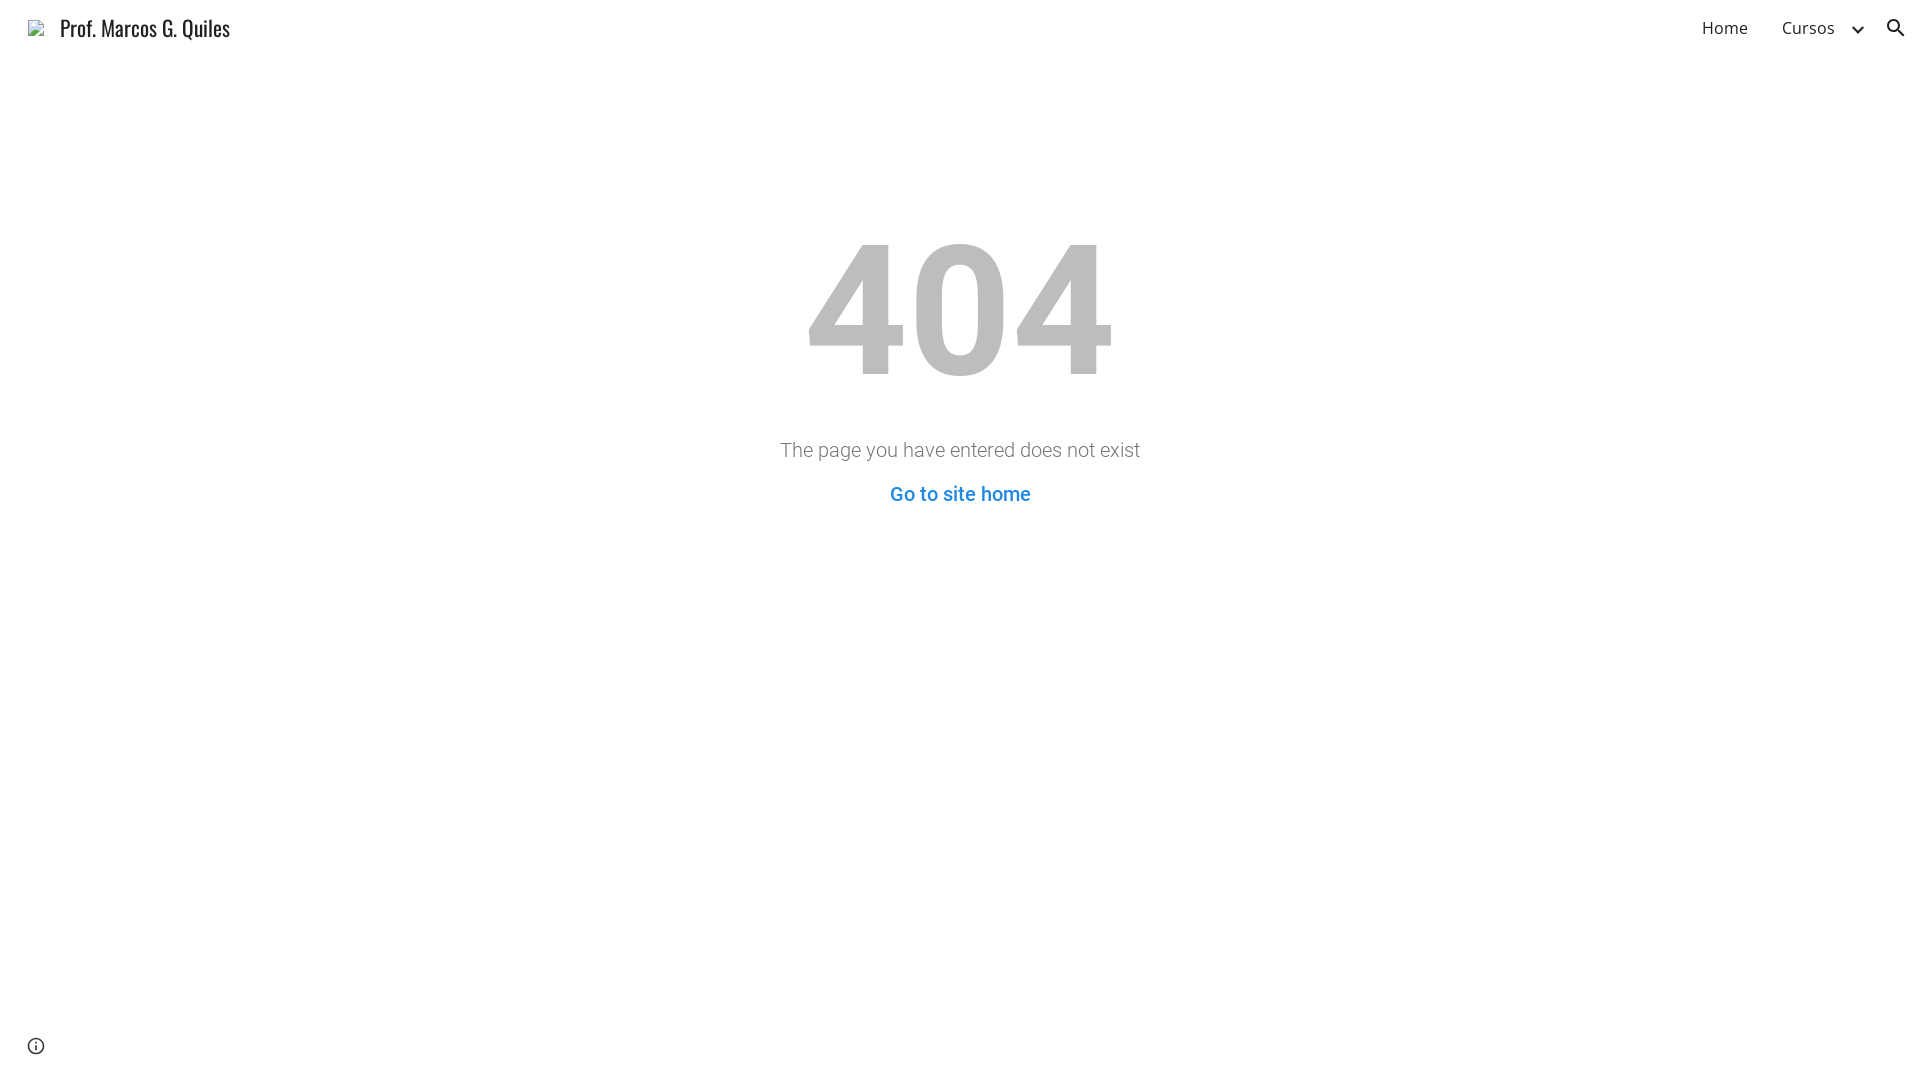 Image resolution: width=1920 pixels, height=1080 pixels. Describe the element at coordinates (960, 493) in the screenshot. I see `'Go to site home'` at that location.